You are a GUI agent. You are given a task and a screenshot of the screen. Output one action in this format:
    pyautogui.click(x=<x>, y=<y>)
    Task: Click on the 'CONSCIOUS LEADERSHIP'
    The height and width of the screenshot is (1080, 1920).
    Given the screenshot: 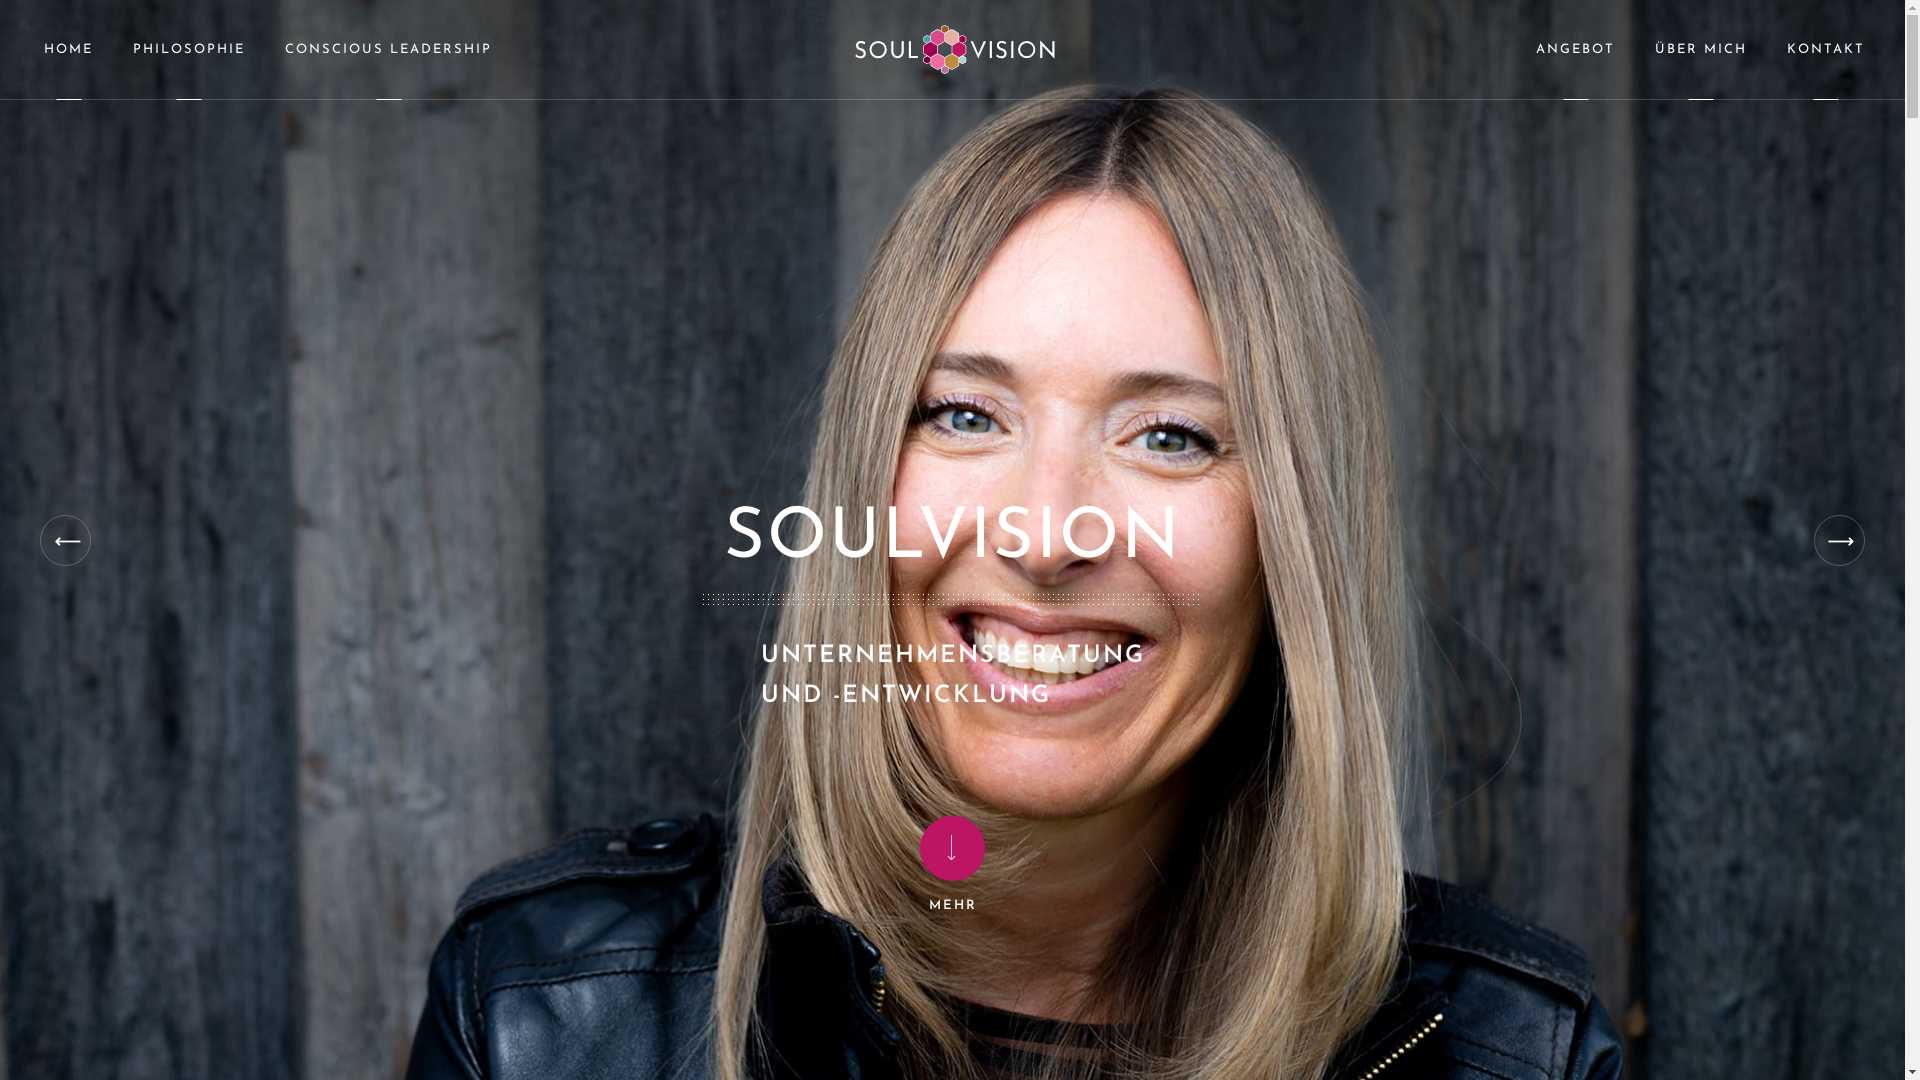 What is the action you would take?
    pyautogui.click(x=263, y=48)
    